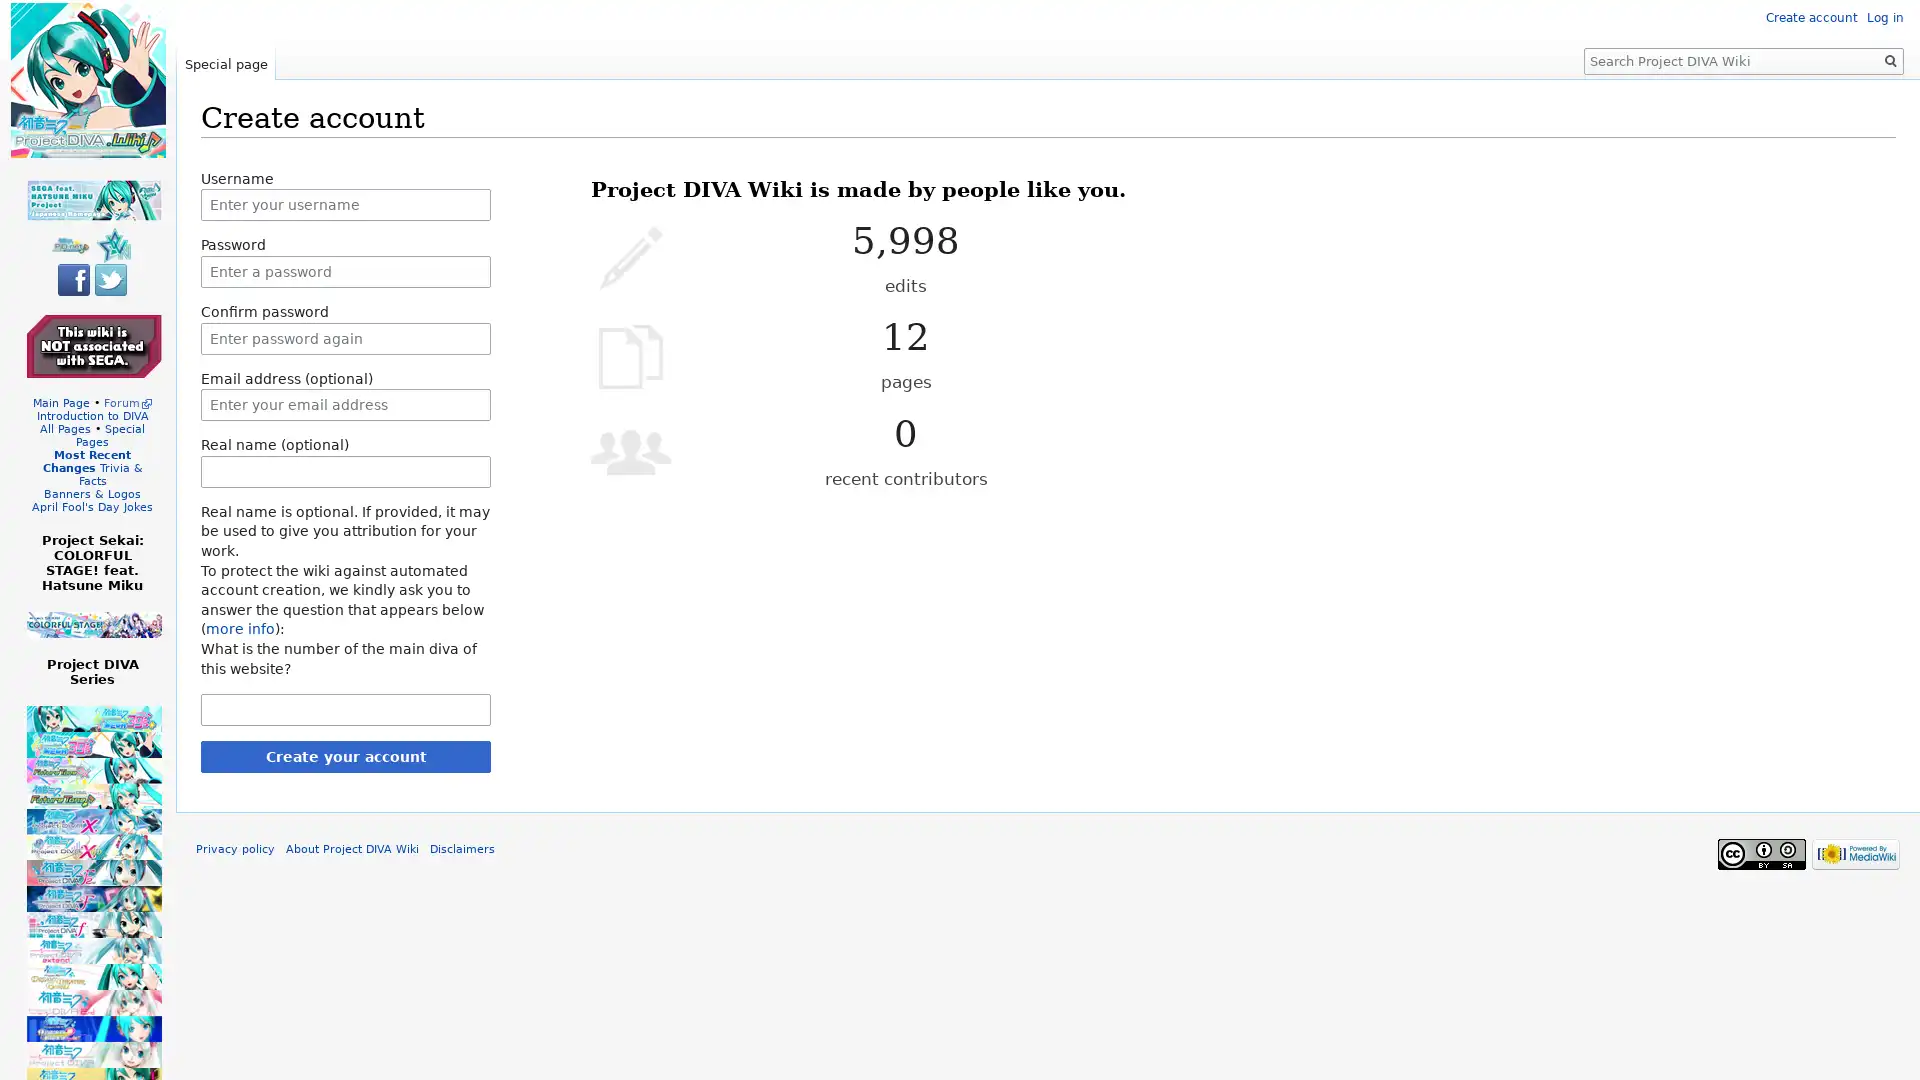 The width and height of the screenshot is (1920, 1080). Describe the element at coordinates (1890, 60) in the screenshot. I see `Go` at that location.